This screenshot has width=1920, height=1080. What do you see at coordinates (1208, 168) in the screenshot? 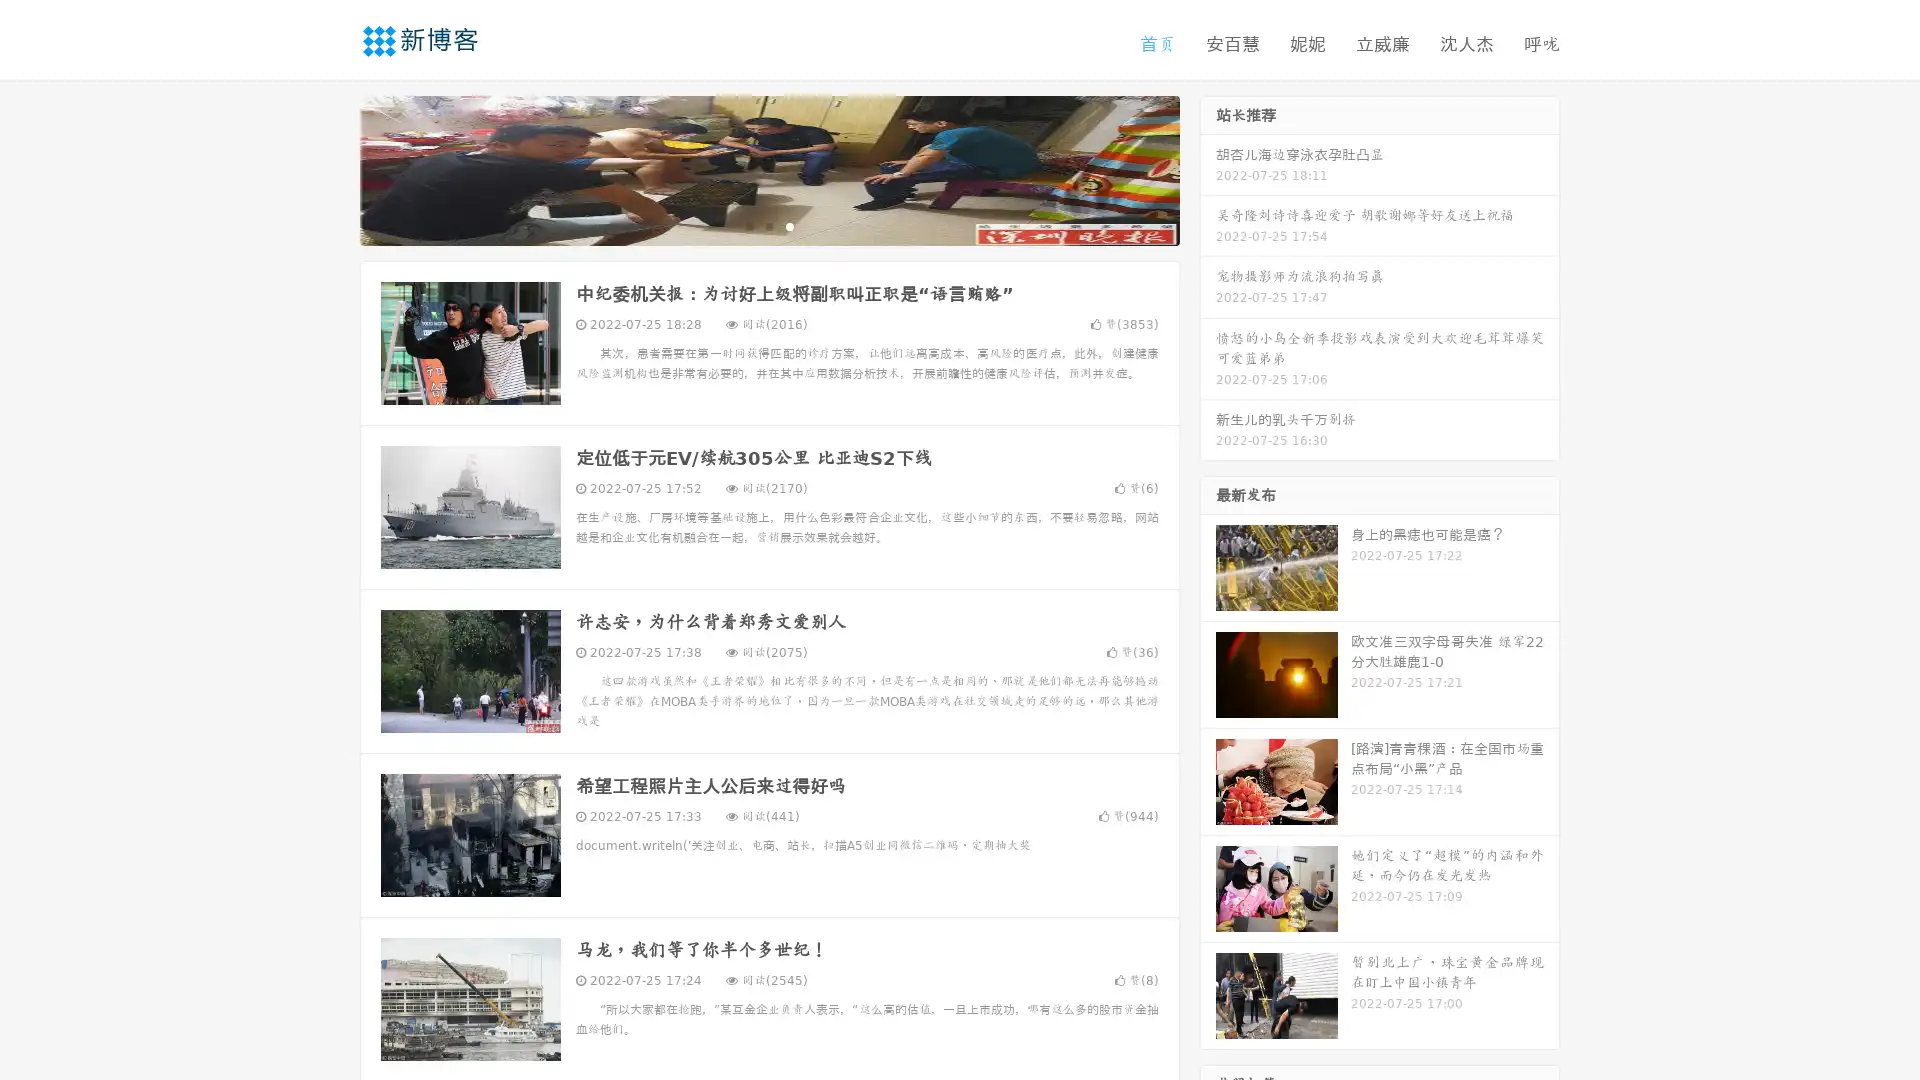
I see `Next slide` at bounding box center [1208, 168].